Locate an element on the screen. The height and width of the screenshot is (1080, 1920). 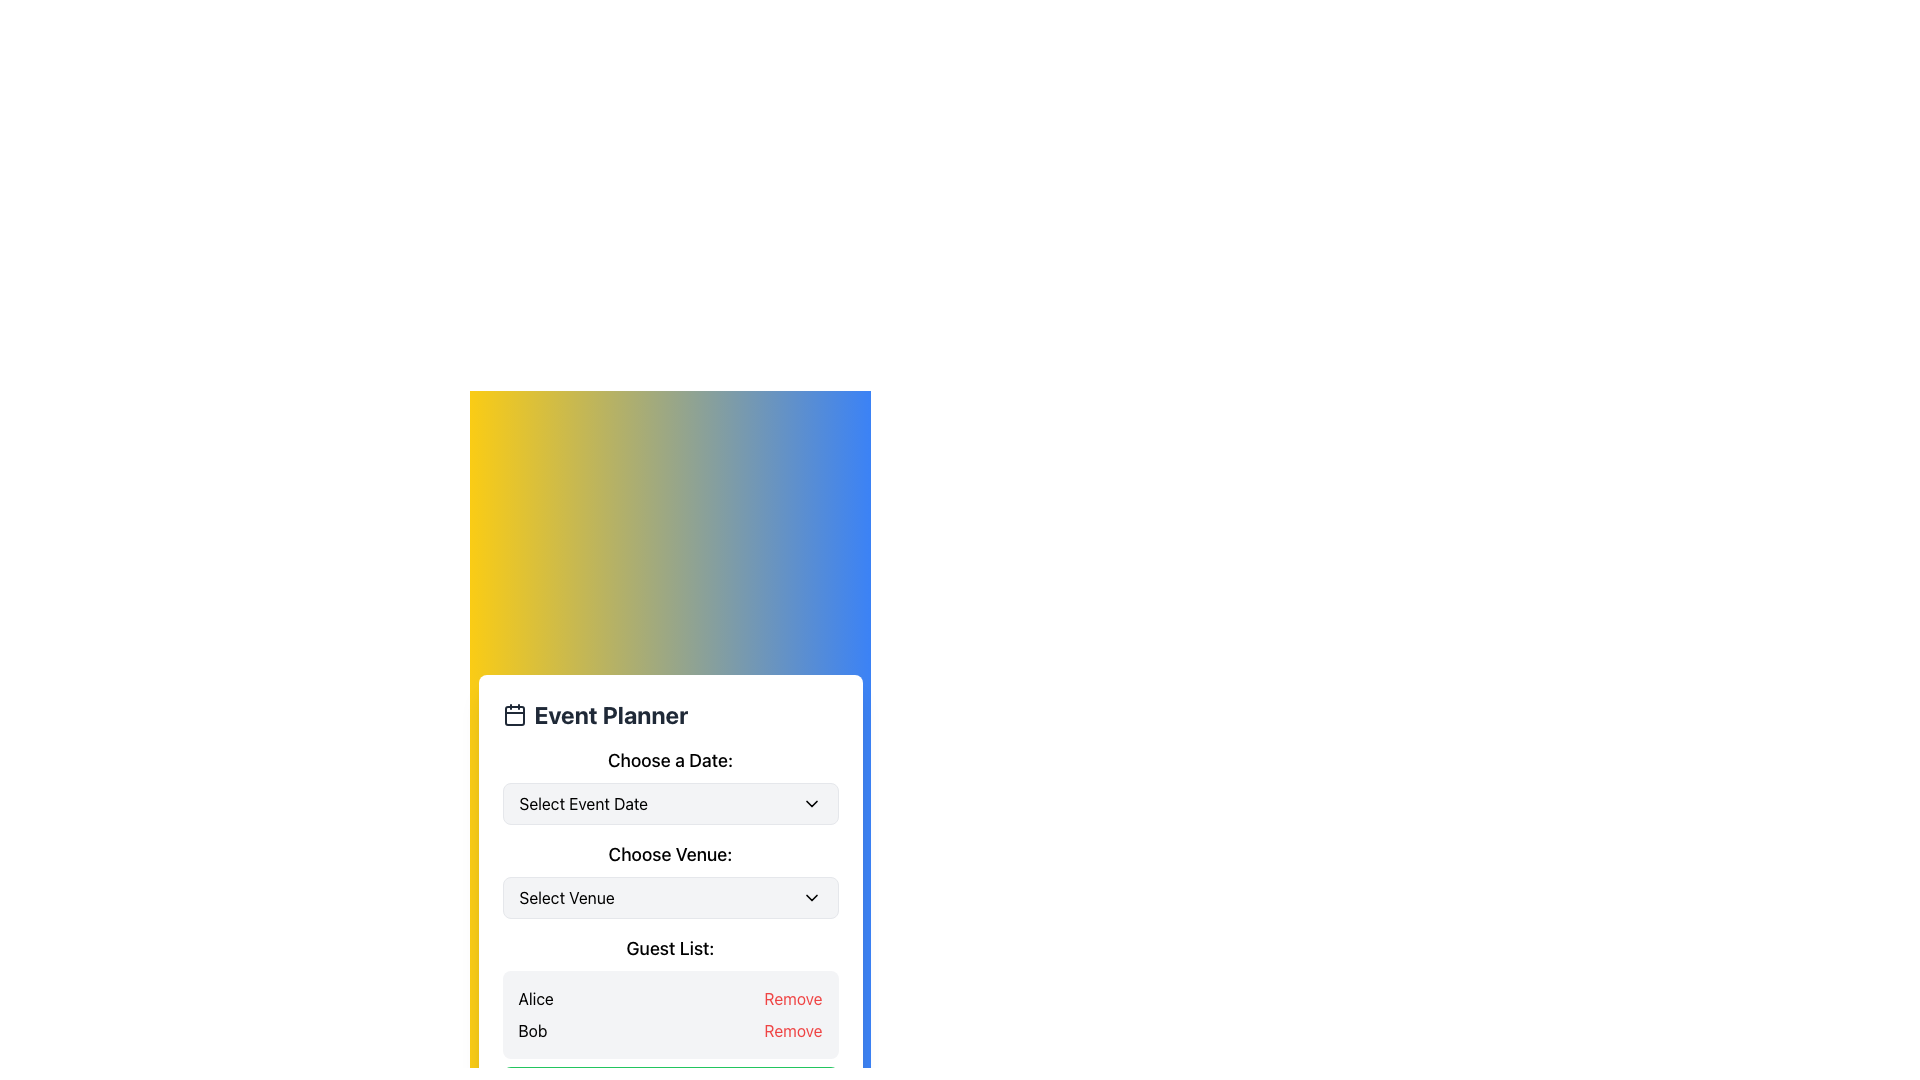
the 'Remove' button with red color styling located at the far-right side of the 'Bob' row in the 'Guest List' section is located at coordinates (792, 1030).